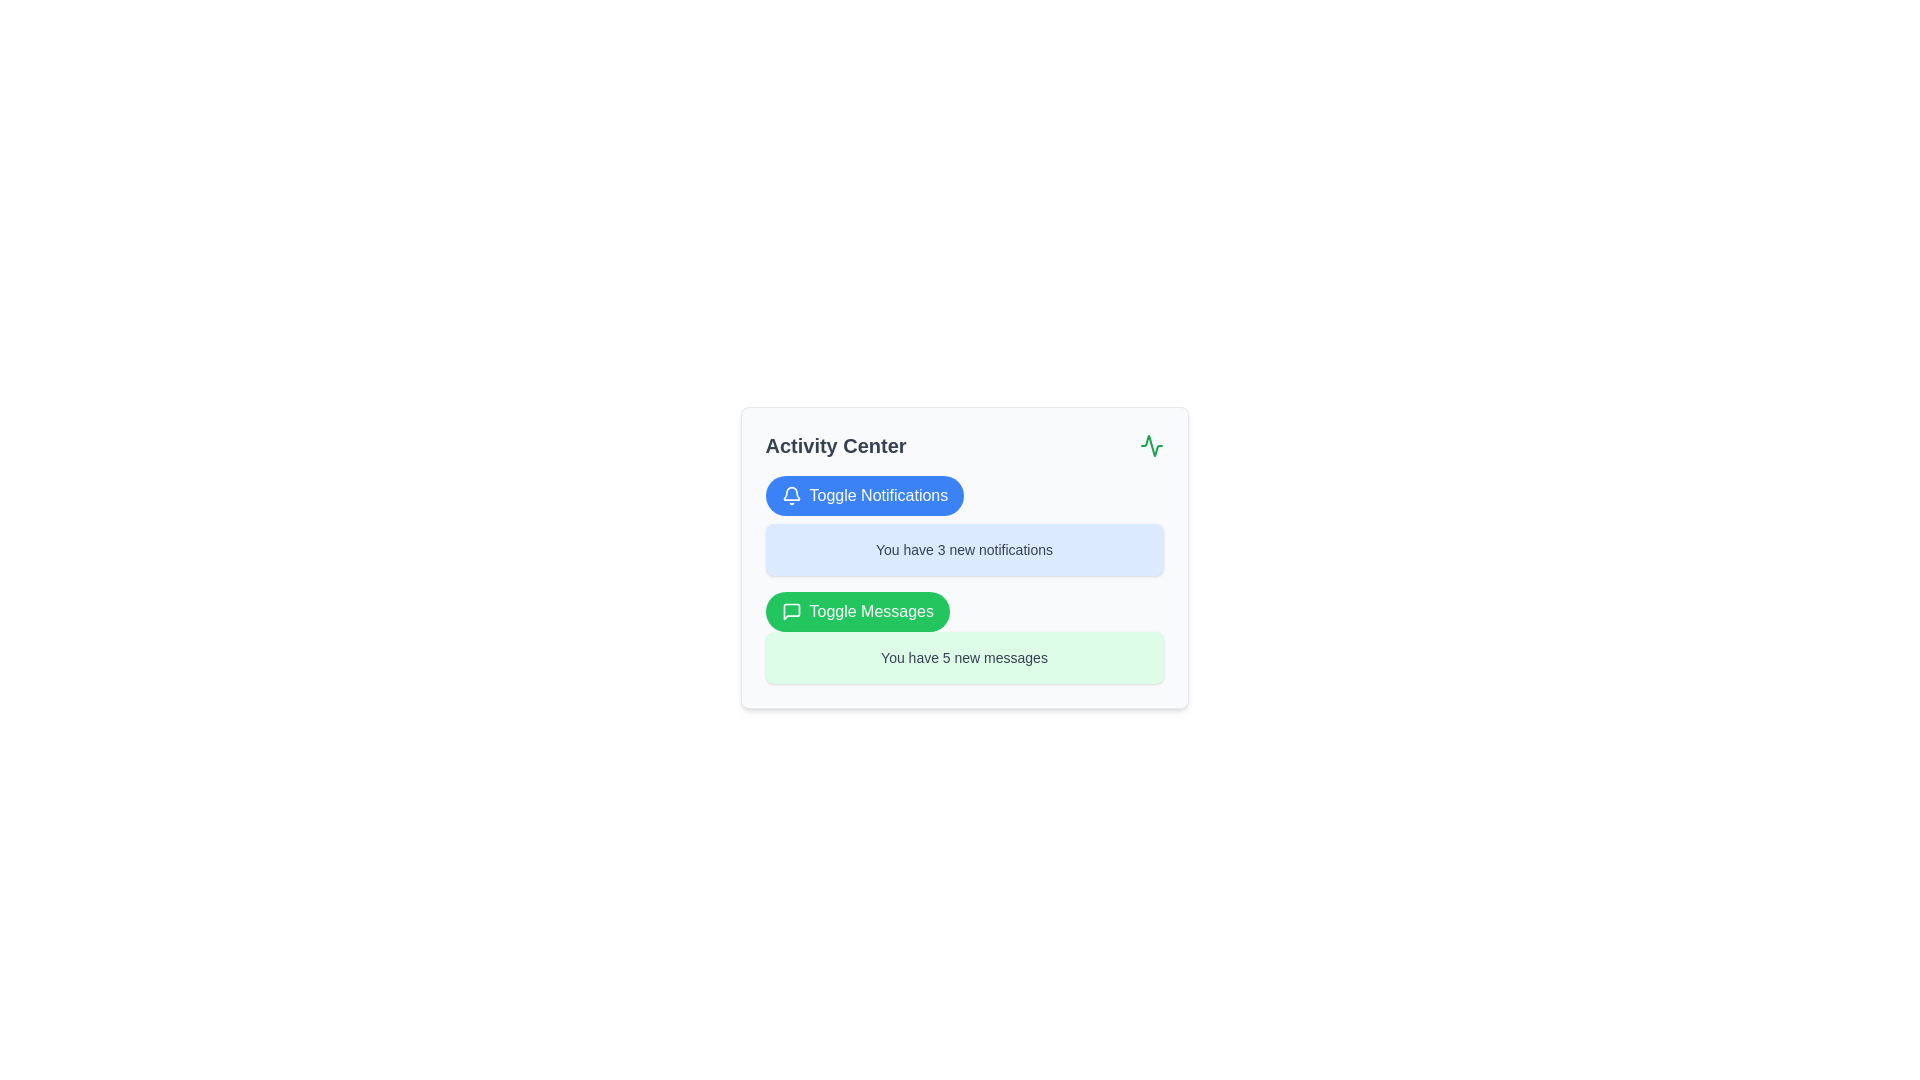 The image size is (1920, 1080). What do you see at coordinates (790, 611) in the screenshot?
I see `the messaging icon within the green 'Toggle Messages' button in the 'Activity Center' panel, which enhances the button's recognizability related to communication` at bounding box center [790, 611].